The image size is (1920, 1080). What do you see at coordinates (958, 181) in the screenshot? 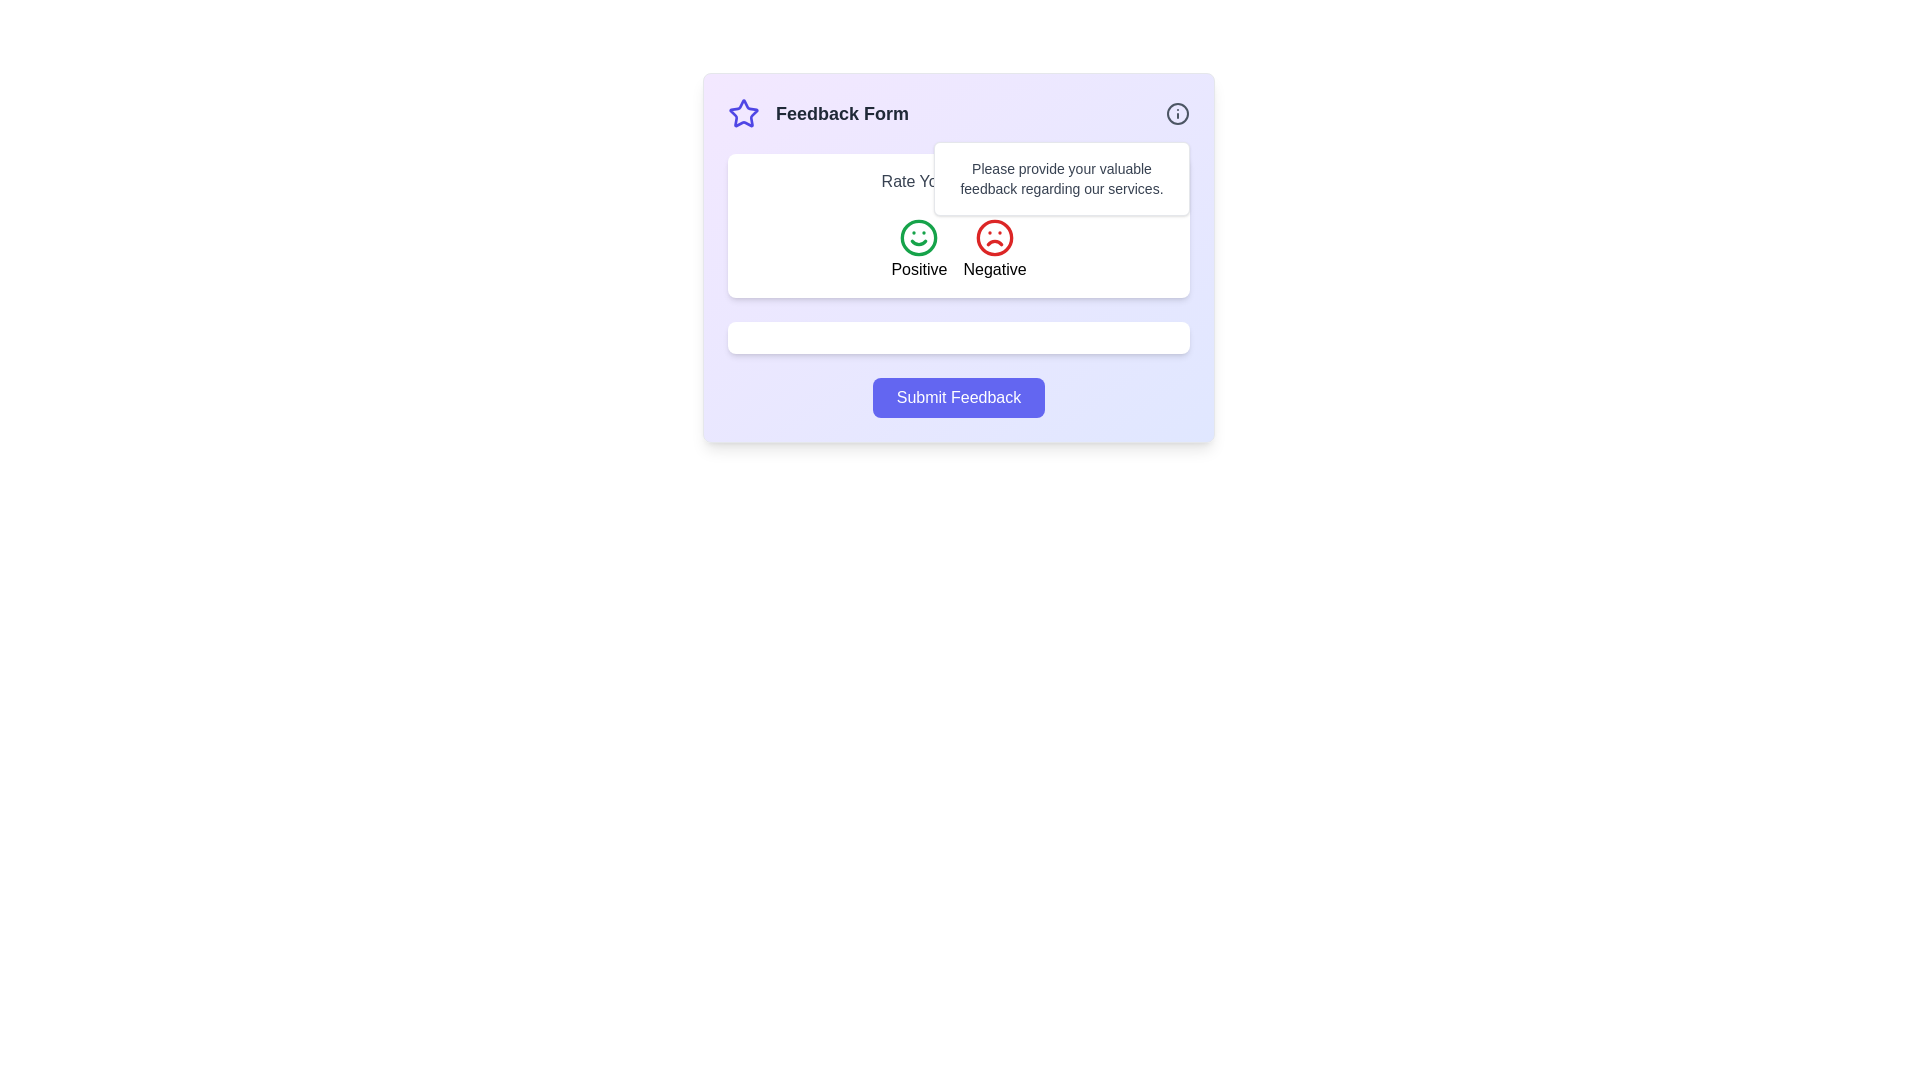
I see `the text field labeled 'Rate Your Experience', which is styled with gray text color and is center-aligned, located at the top-center of a white rounded card-like box` at bounding box center [958, 181].